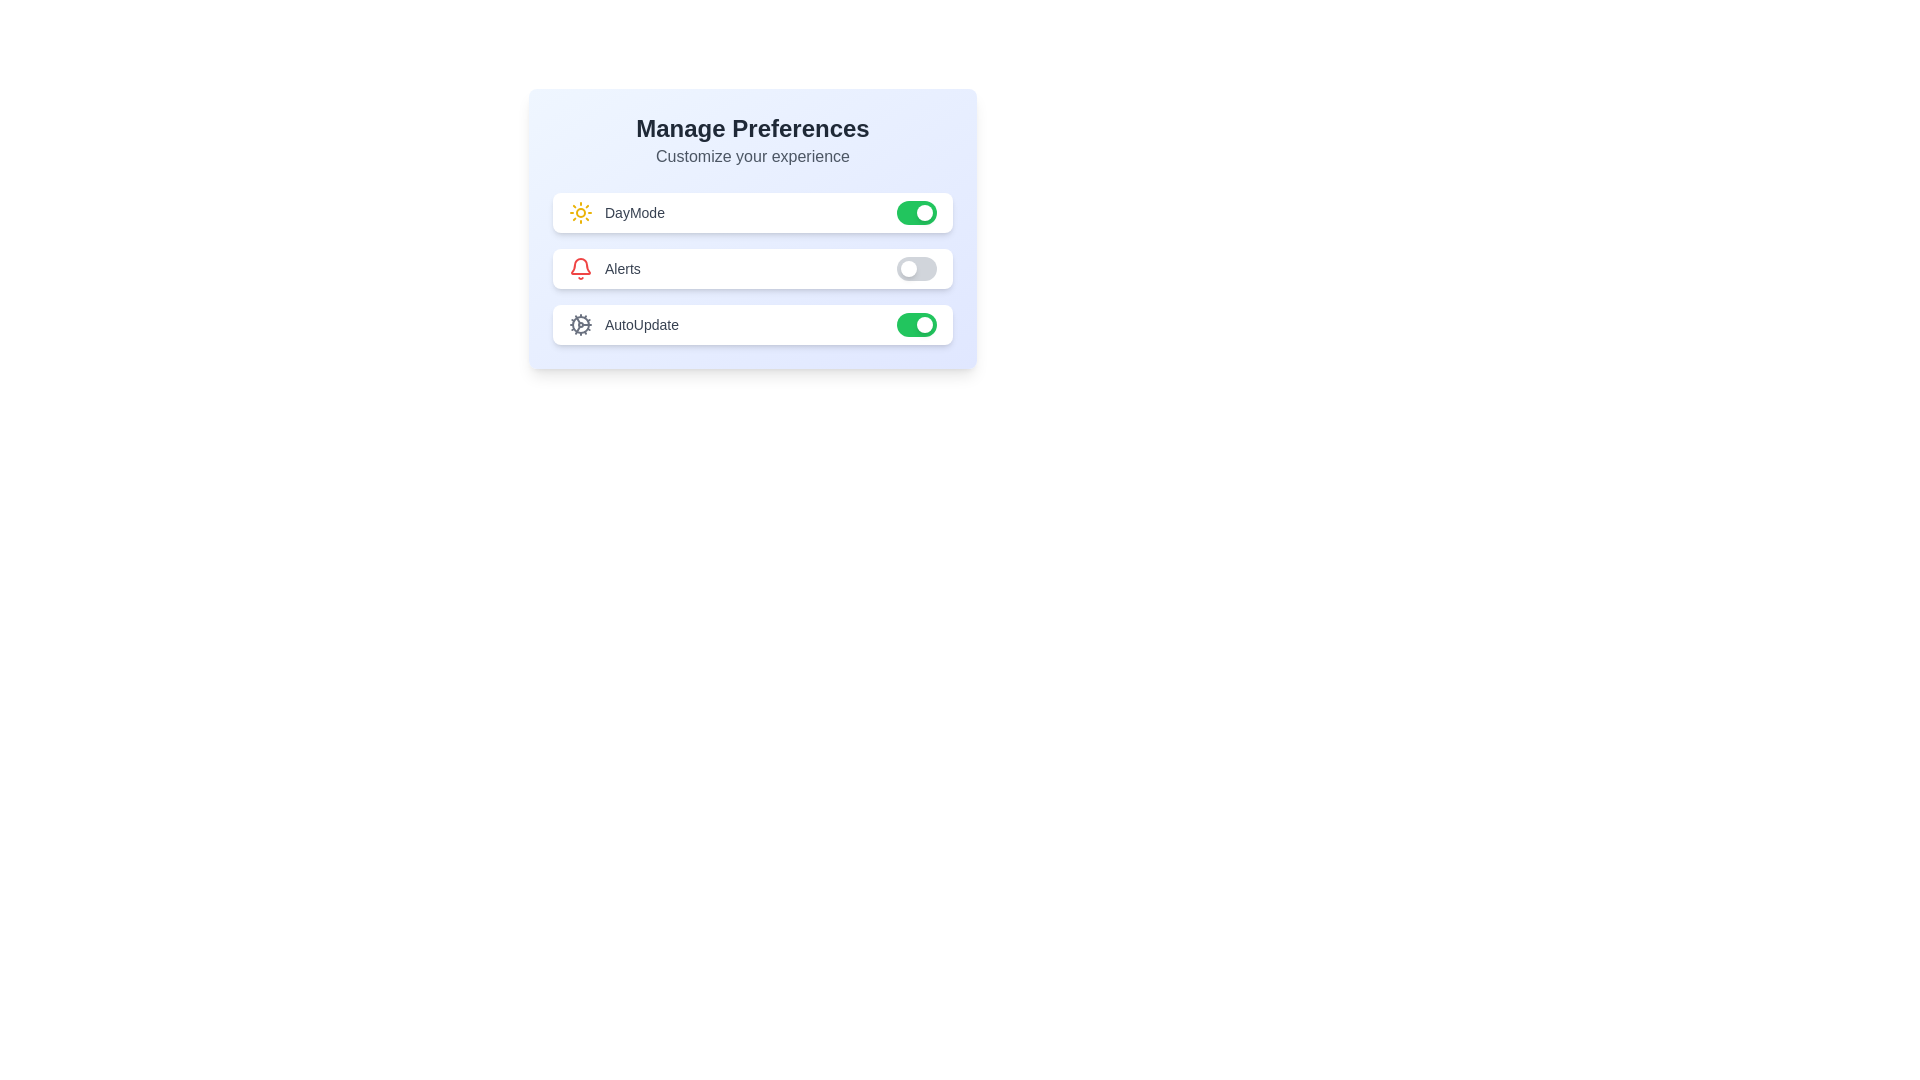 This screenshot has width=1920, height=1080. I want to click on the 'DayMode' toggleable list item, so click(752, 212).